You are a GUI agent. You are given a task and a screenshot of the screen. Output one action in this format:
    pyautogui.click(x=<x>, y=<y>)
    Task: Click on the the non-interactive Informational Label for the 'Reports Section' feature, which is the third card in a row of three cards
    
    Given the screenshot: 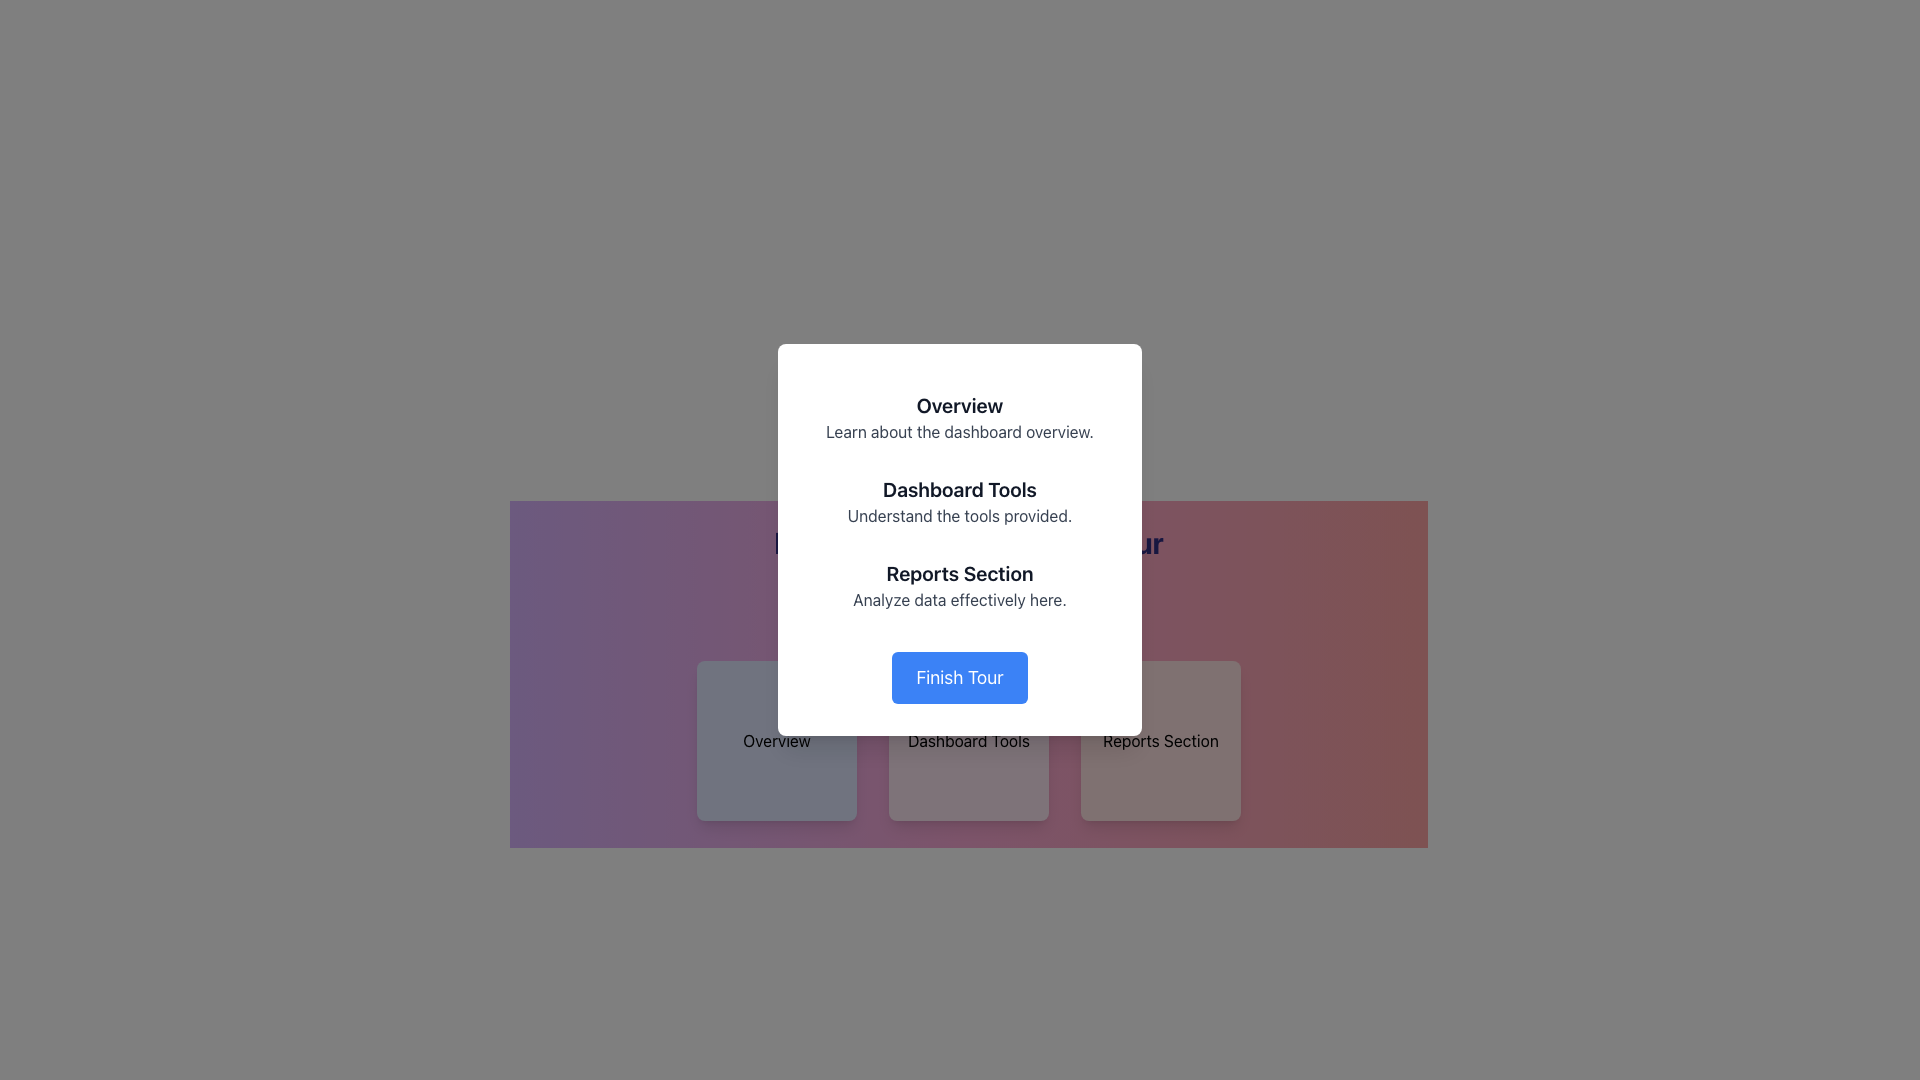 What is the action you would take?
    pyautogui.click(x=1161, y=740)
    